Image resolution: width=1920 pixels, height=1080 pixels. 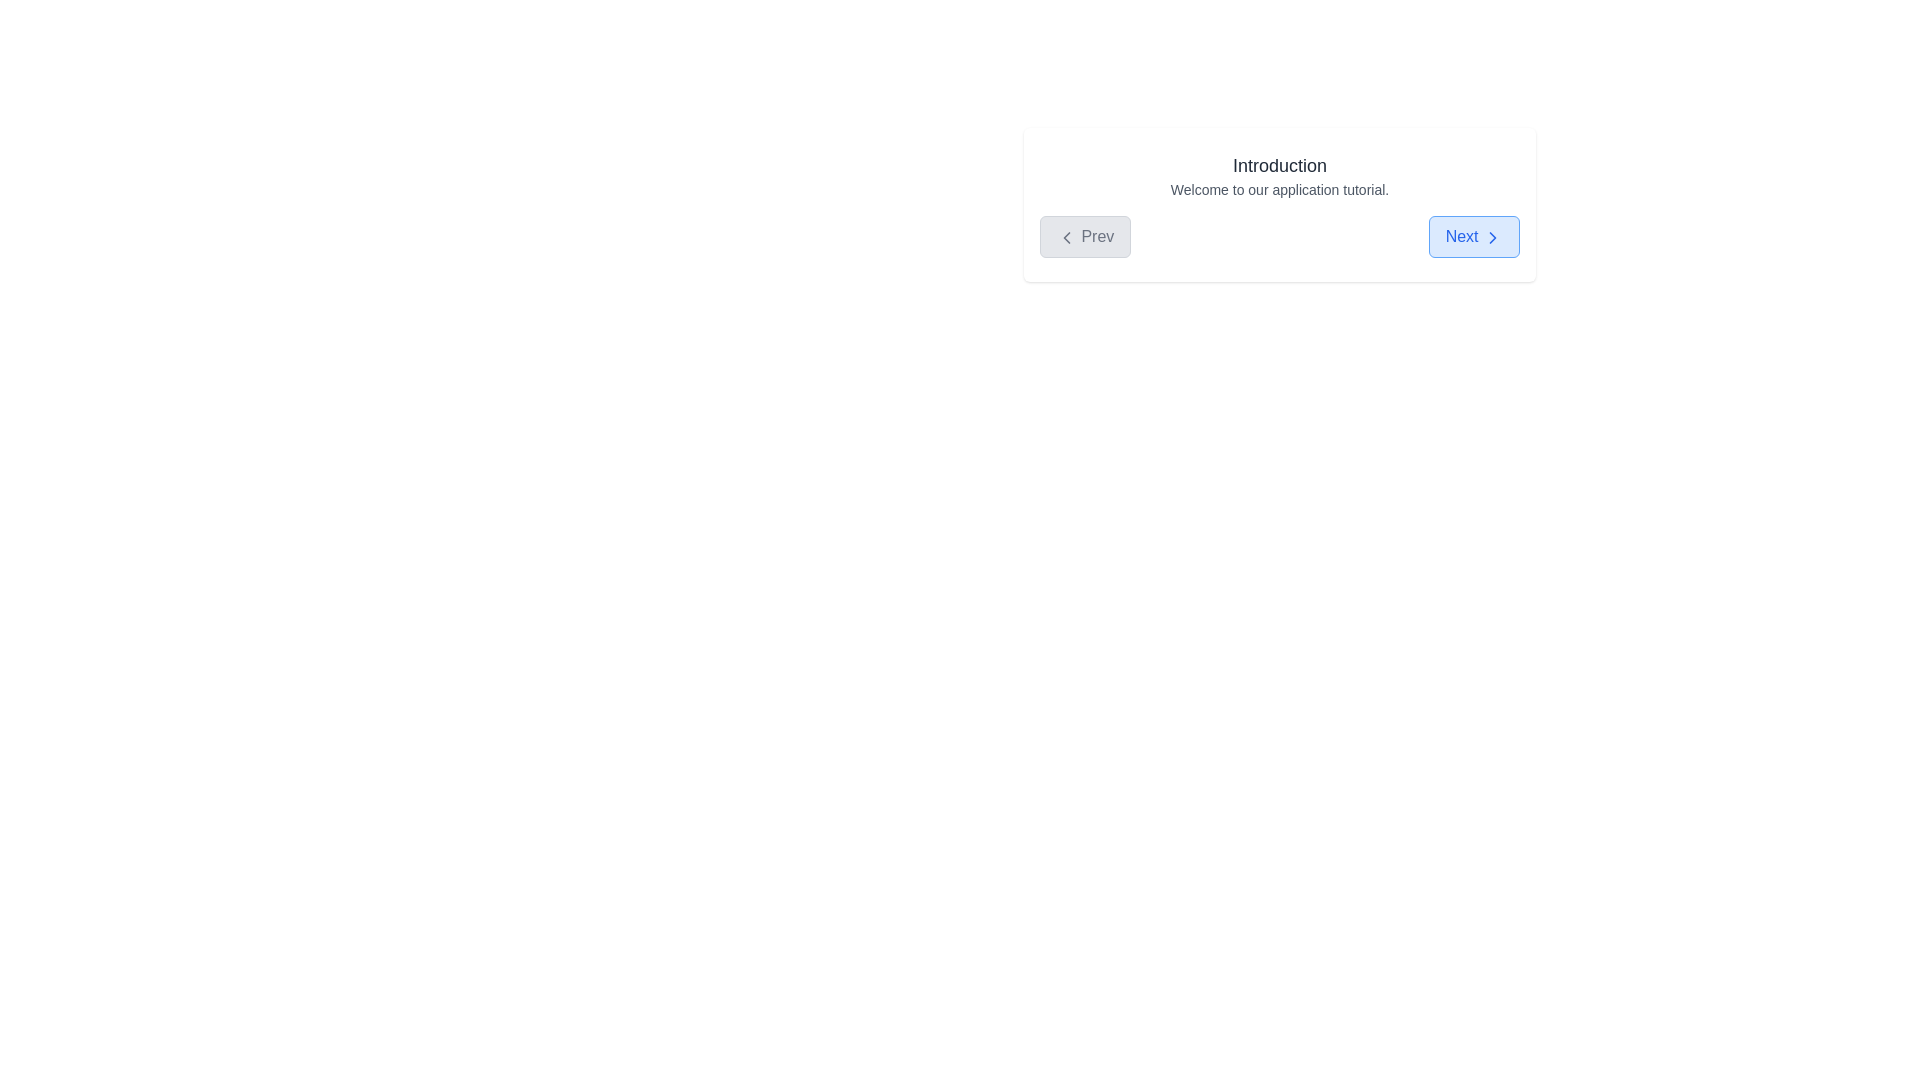 What do you see at coordinates (1065, 235) in the screenshot?
I see `the left-pointing chevron icon within the 'Prev' button, which has a light gray background and rounded corners` at bounding box center [1065, 235].